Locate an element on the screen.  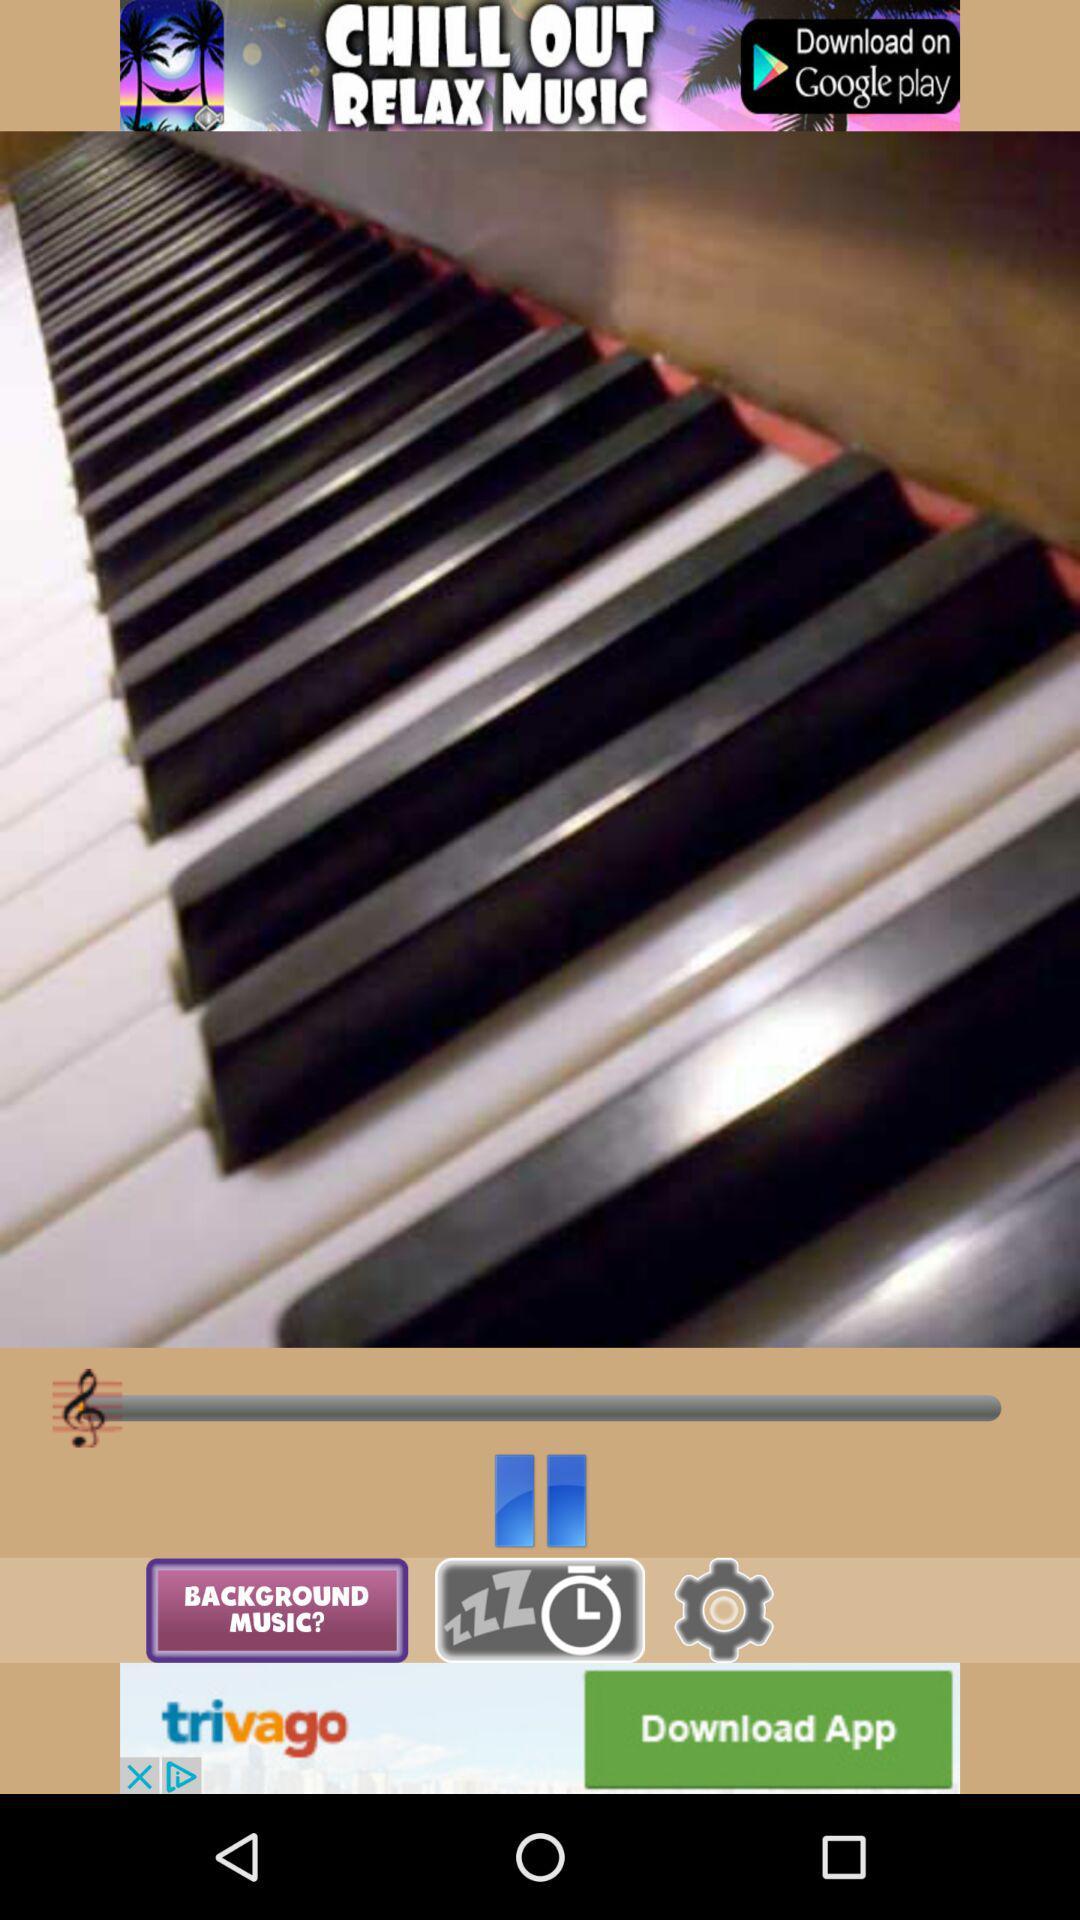
ste sleep timer is located at coordinates (540, 1610).